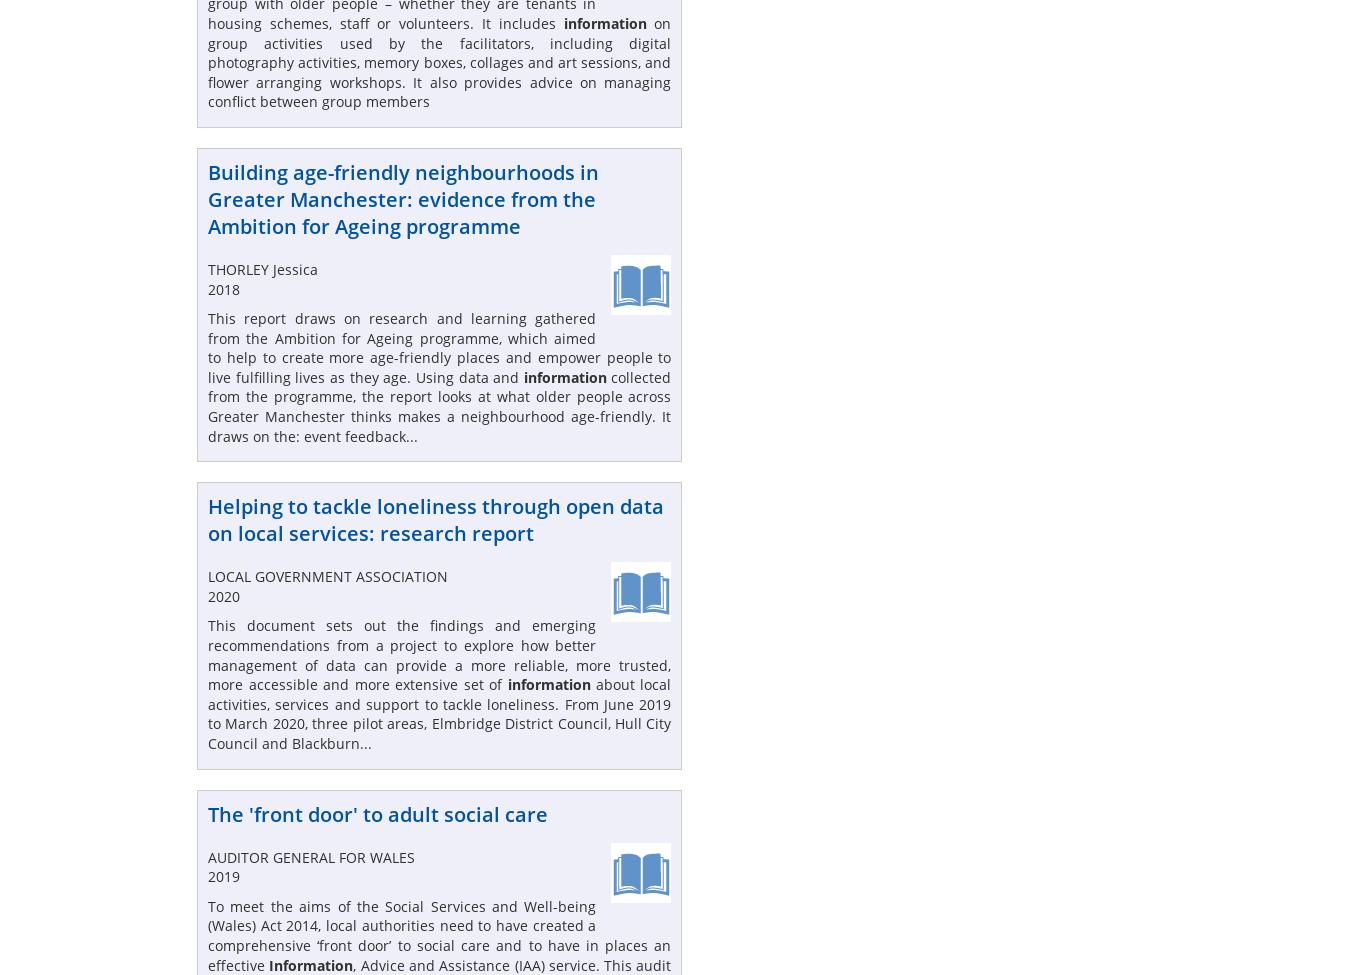 The height and width of the screenshot is (975, 1357). I want to click on 'THORLEY Jessica', so click(208, 268).